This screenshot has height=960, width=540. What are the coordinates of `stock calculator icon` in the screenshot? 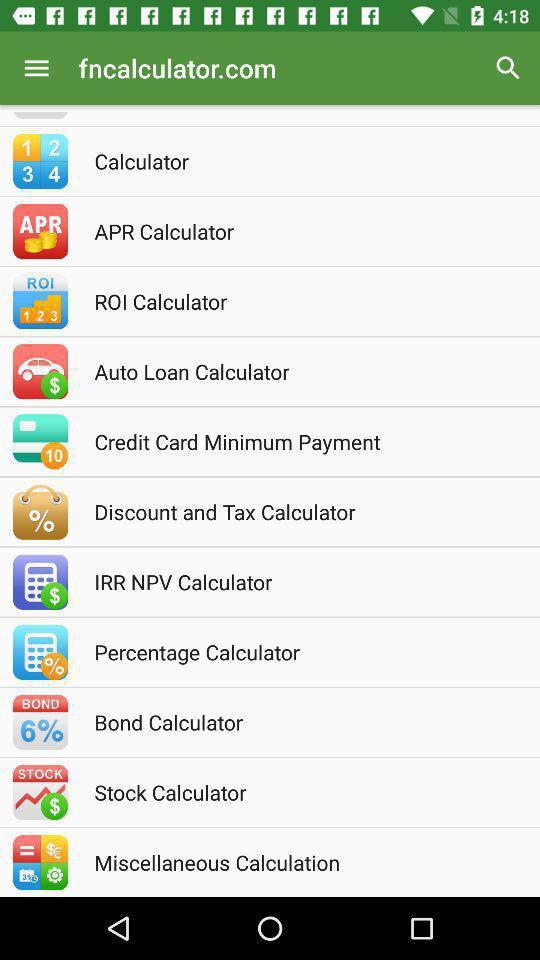 It's located at (296, 792).